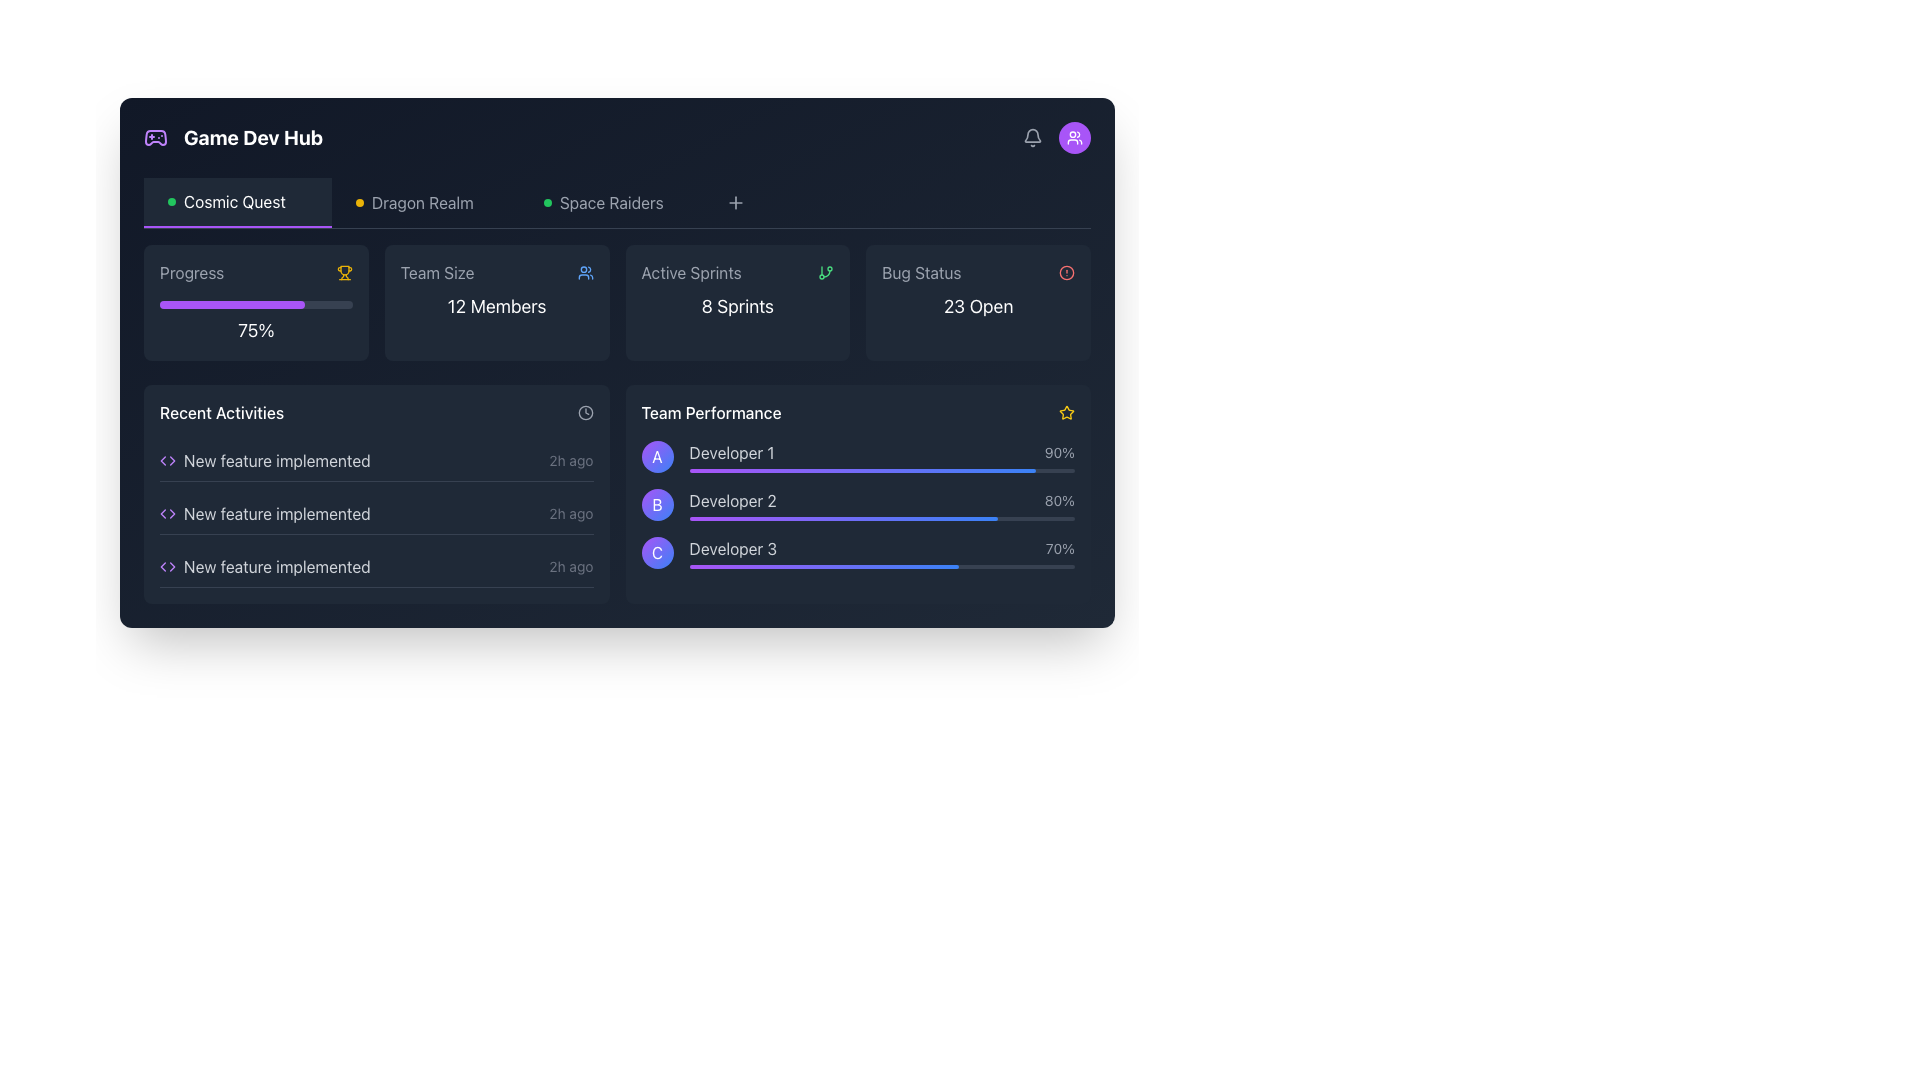 This screenshot has height=1080, width=1920. I want to click on the button with a centered '+' icon located to the right of the 'Space Raiders' label in the top navigation bar, so click(734, 203).